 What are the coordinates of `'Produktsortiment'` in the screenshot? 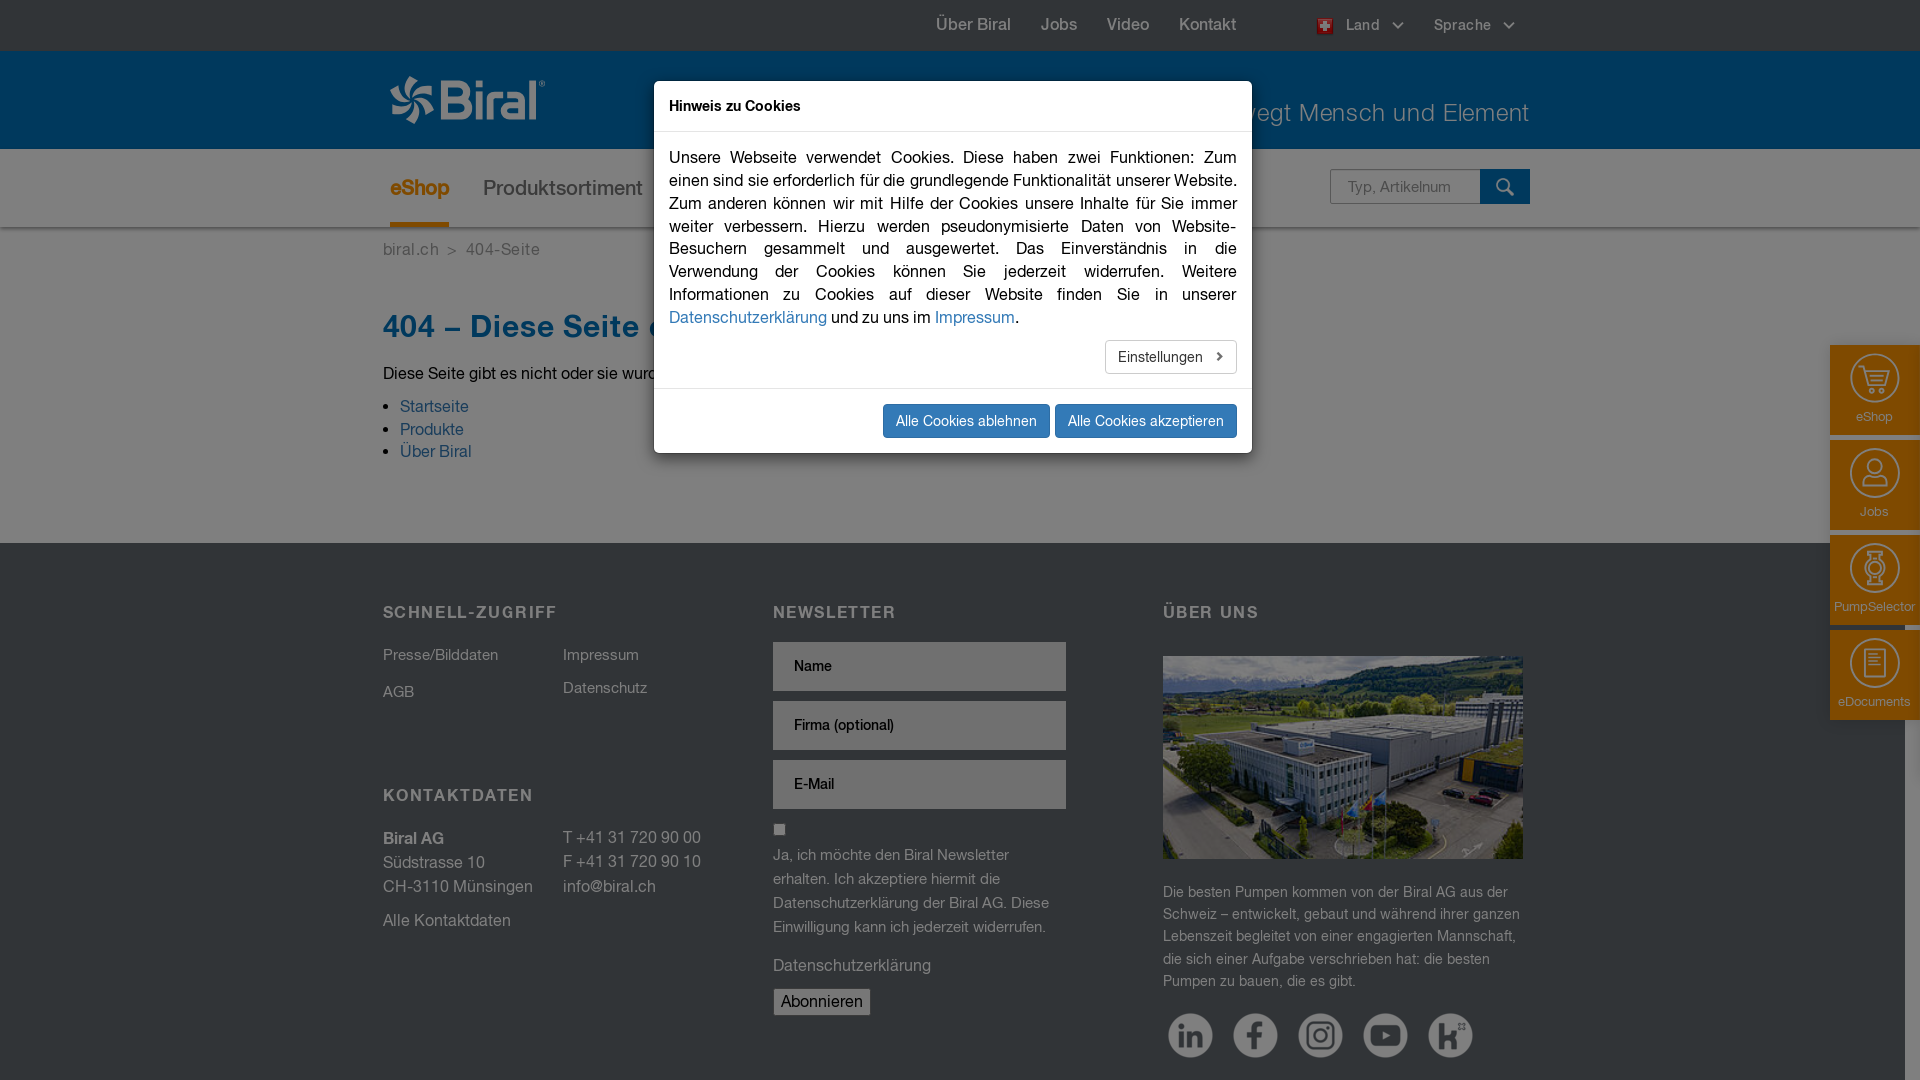 It's located at (483, 188).